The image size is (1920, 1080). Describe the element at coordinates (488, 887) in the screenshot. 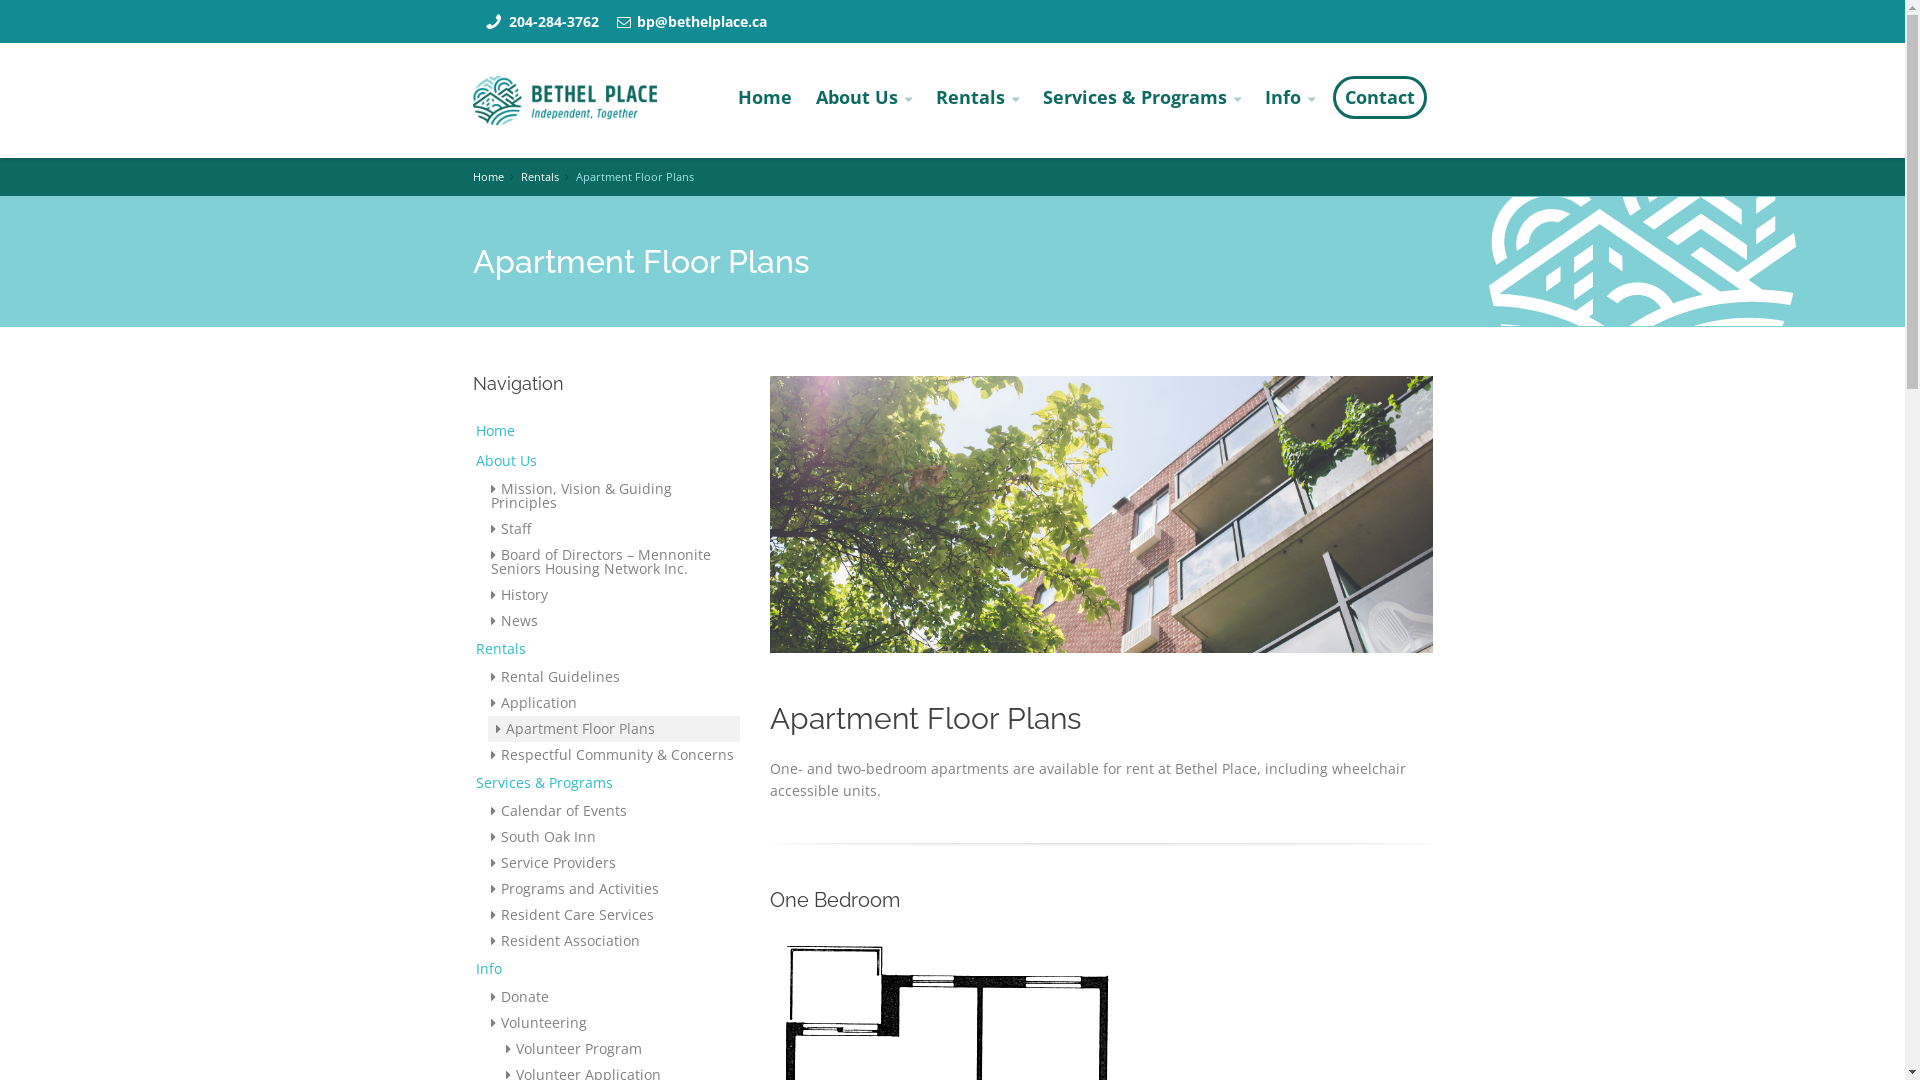

I see `'Programs and Activities'` at that location.